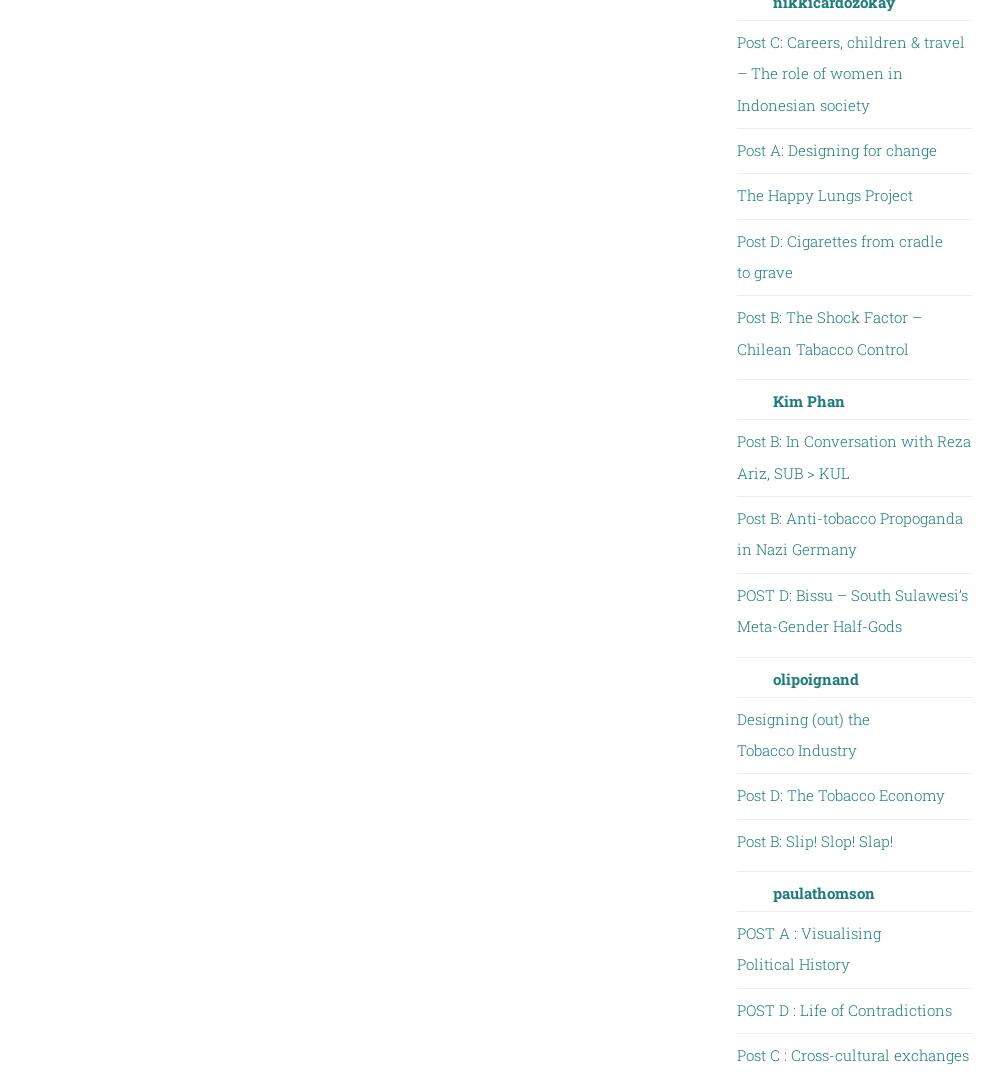  I want to click on 'Post B:  The Shock Factor – Chilean Tabacco Control', so click(827, 331).